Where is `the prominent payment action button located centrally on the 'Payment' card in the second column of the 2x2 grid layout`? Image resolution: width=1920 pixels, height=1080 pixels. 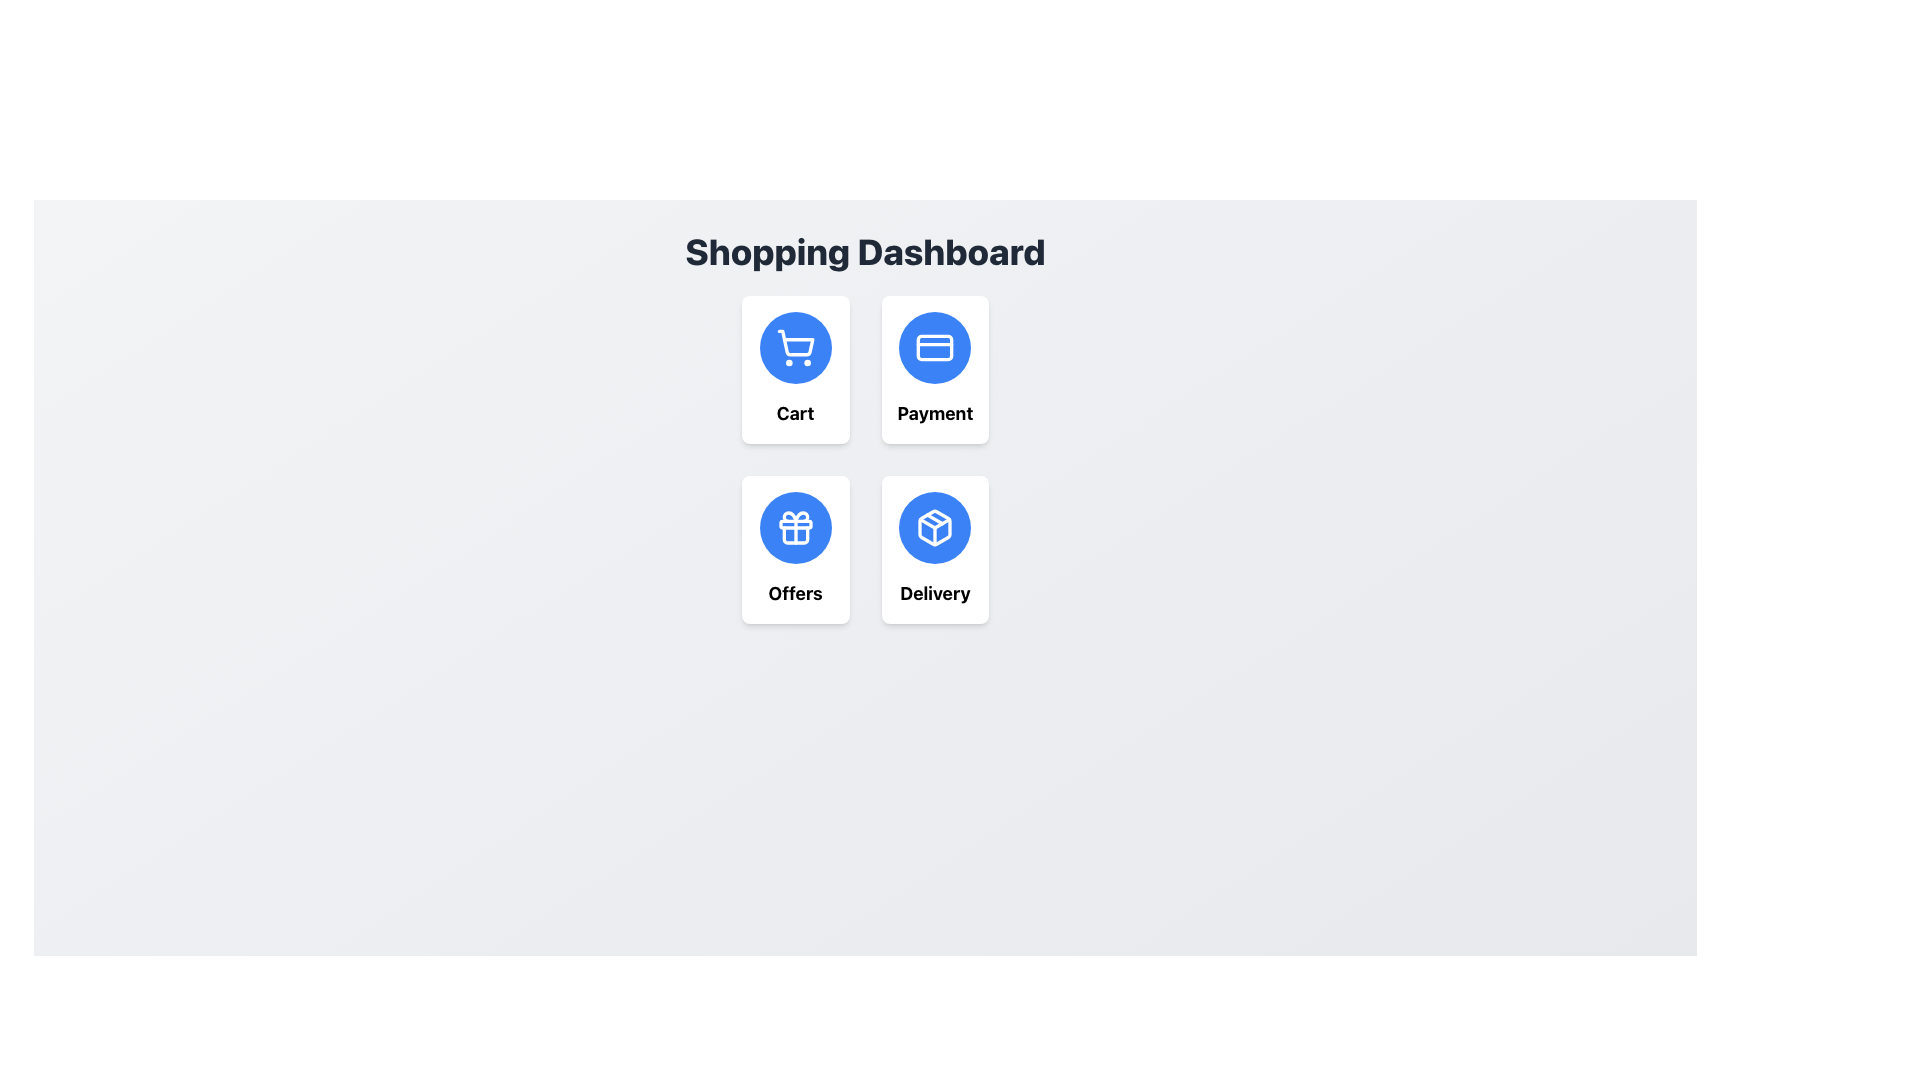 the prominent payment action button located centrally on the 'Payment' card in the second column of the 2x2 grid layout is located at coordinates (934, 346).